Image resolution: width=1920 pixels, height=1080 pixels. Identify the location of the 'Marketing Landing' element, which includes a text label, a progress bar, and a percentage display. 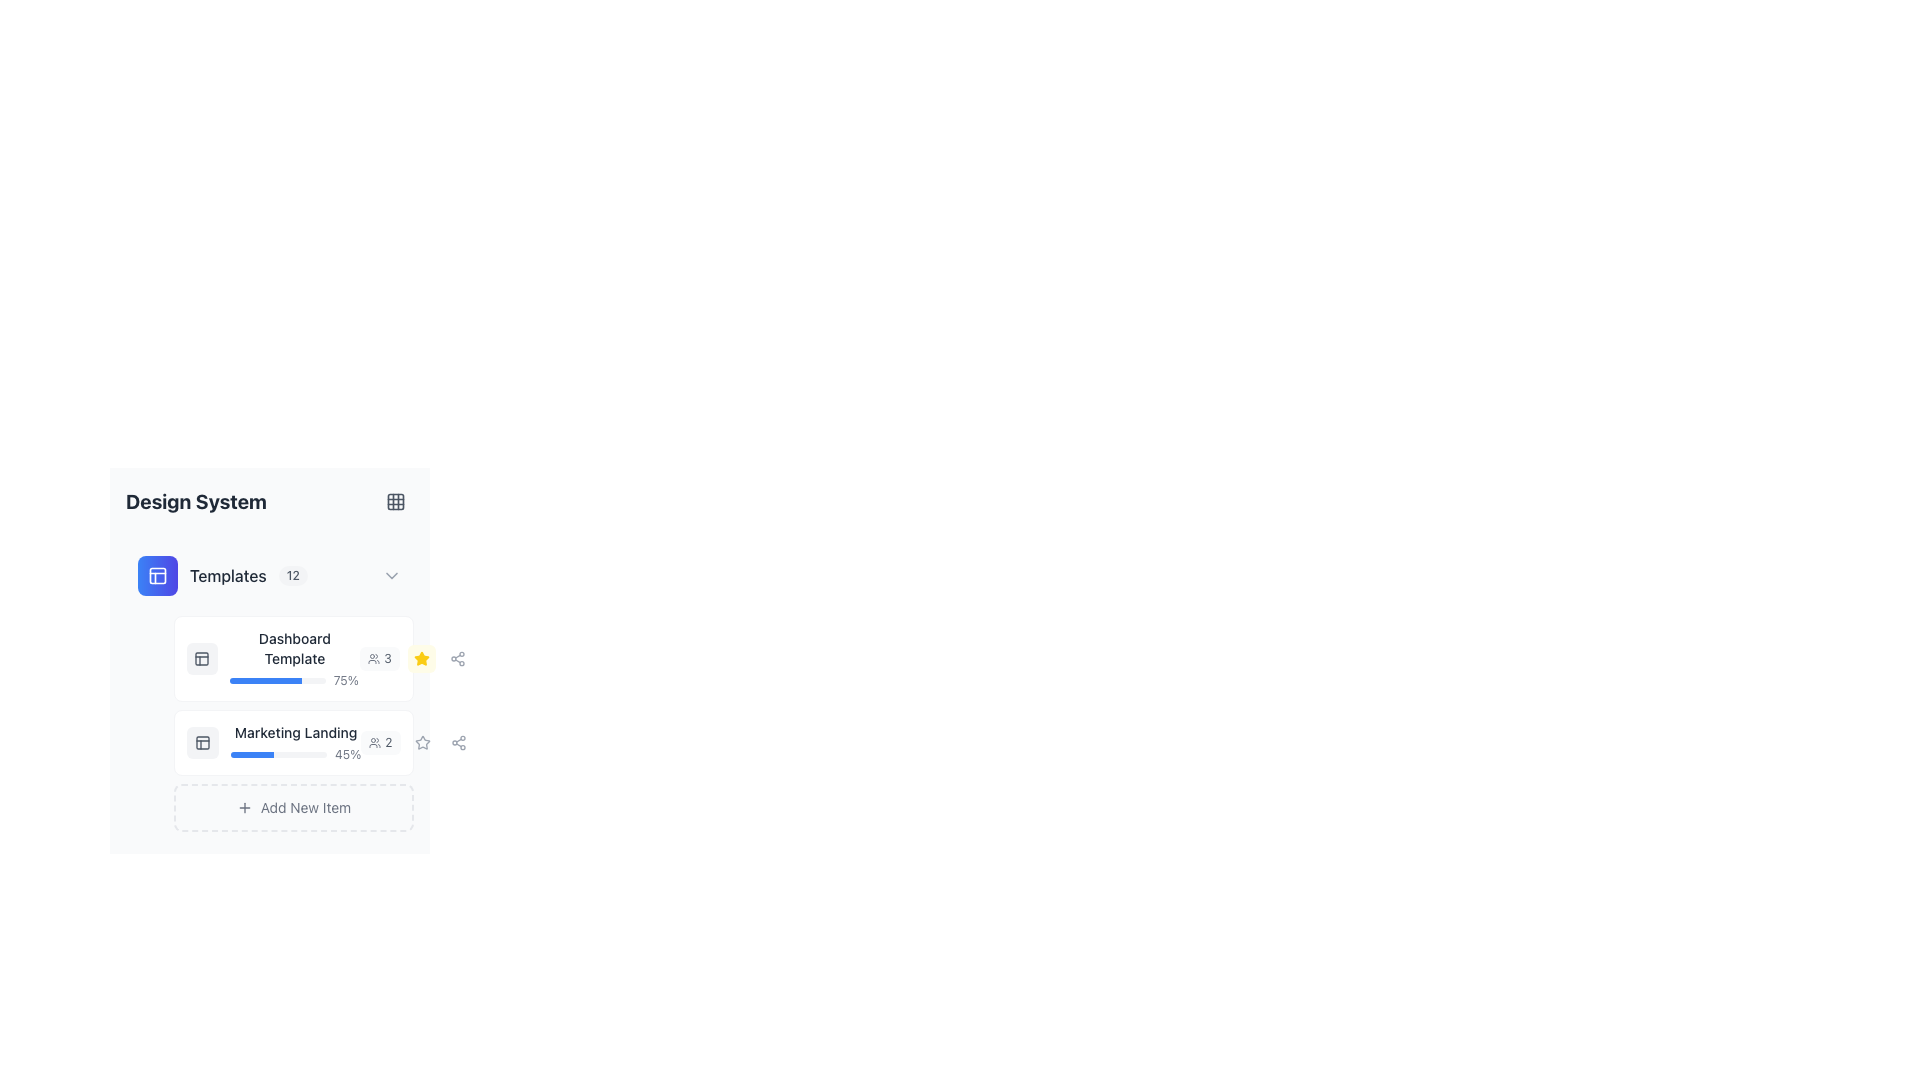
(295, 743).